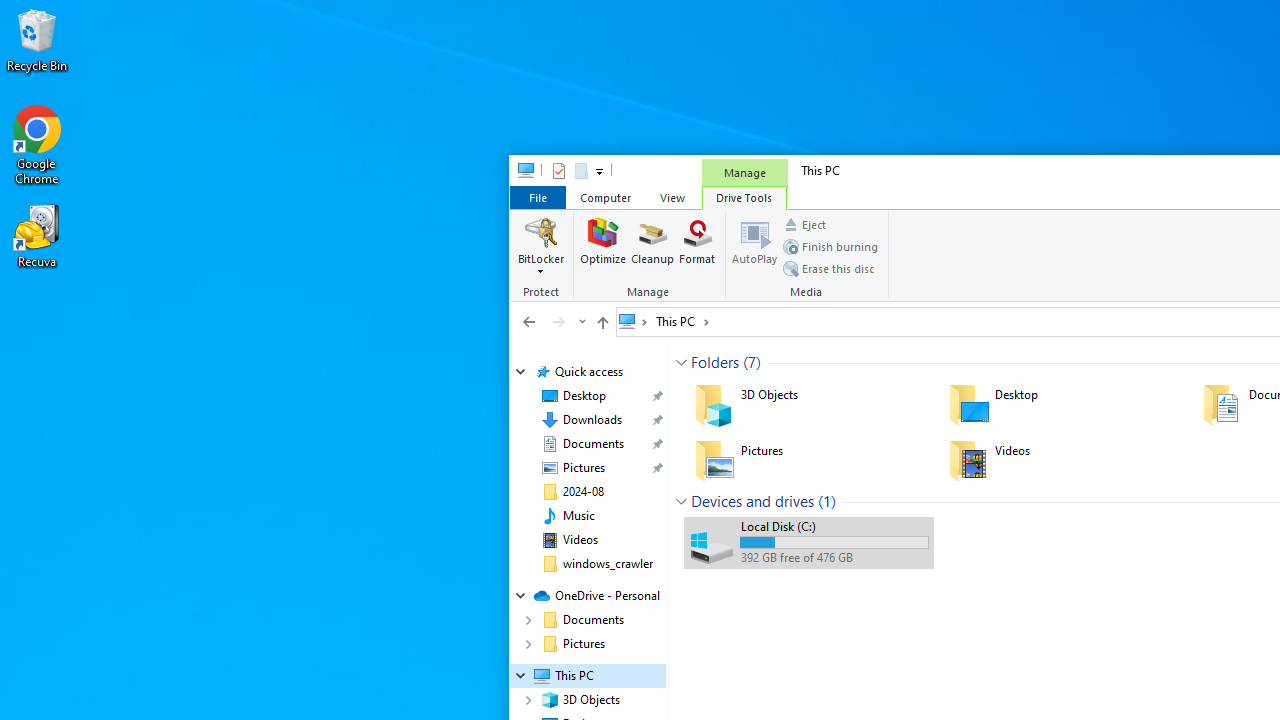 The height and width of the screenshot is (720, 1280). What do you see at coordinates (582, 492) in the screenshot?
I see `'2024-08'` at bounding box center [582, 492].